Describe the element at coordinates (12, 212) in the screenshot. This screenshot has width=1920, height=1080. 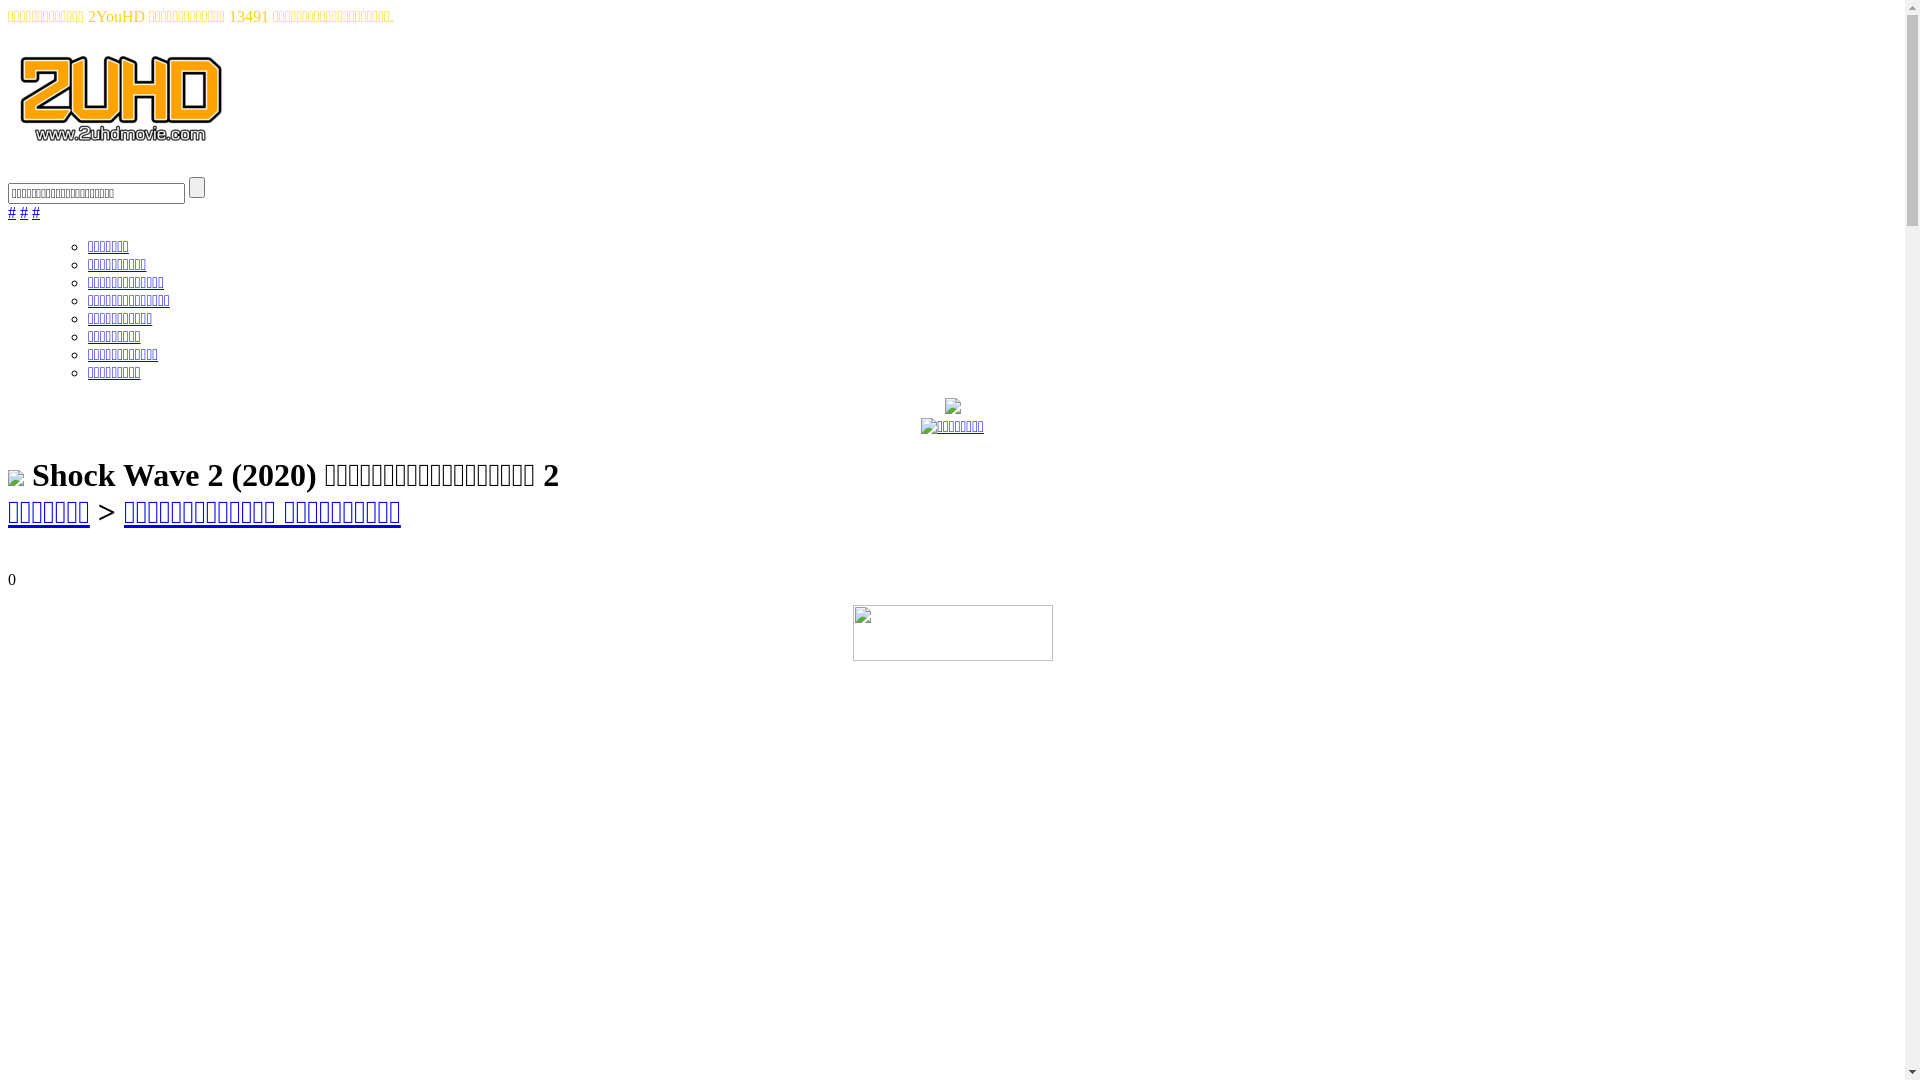
I see `'#'` at that location.